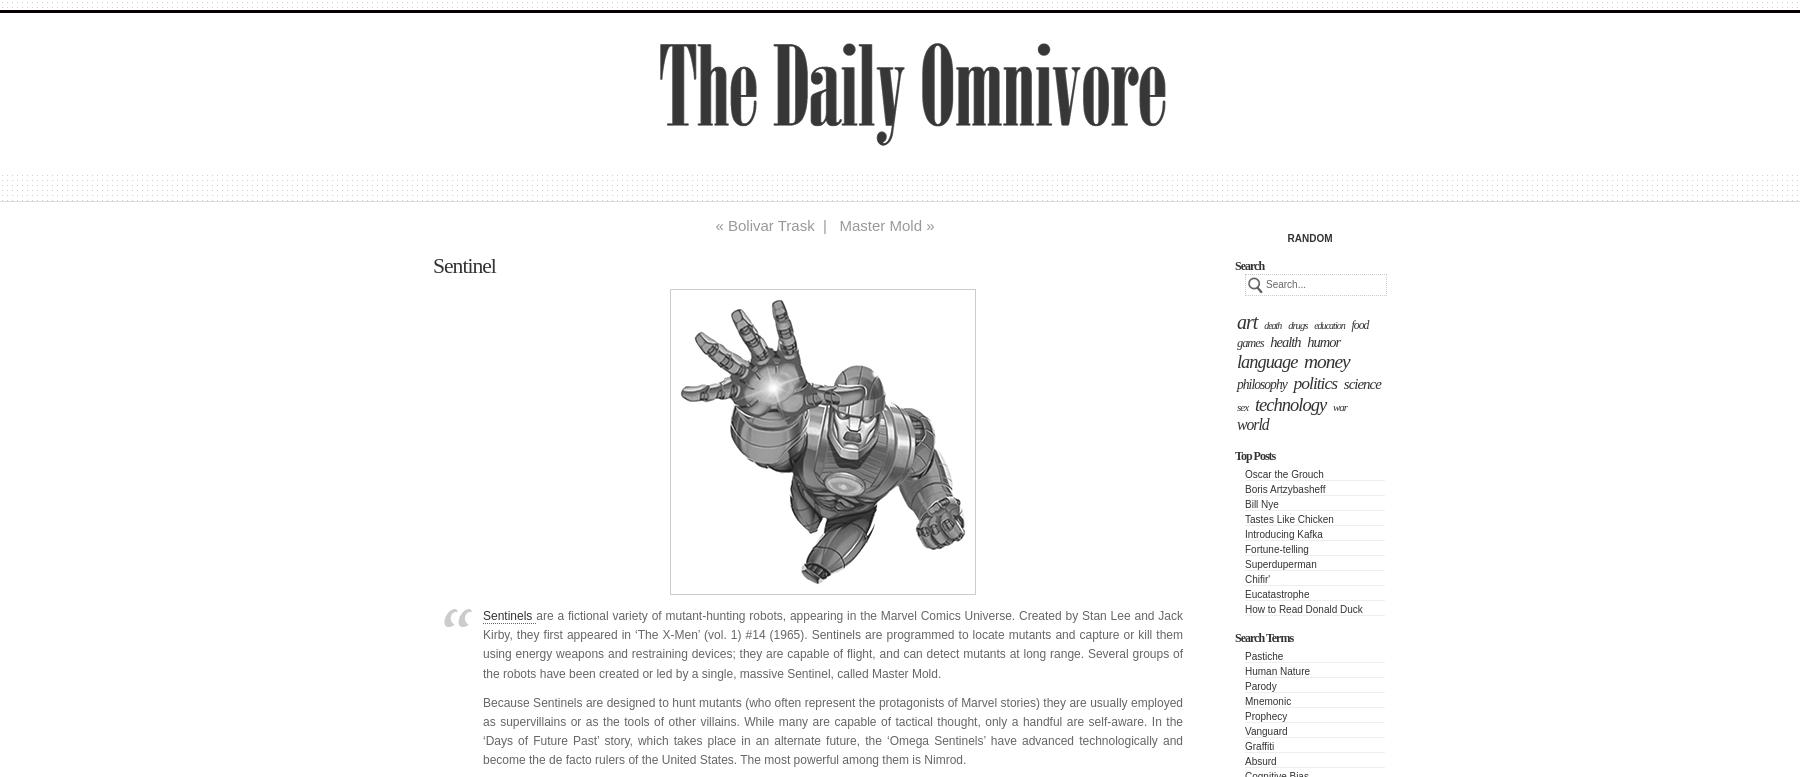 The image size is (1800, 777). I want to click on 'Chifir'', so click(1257, 579).